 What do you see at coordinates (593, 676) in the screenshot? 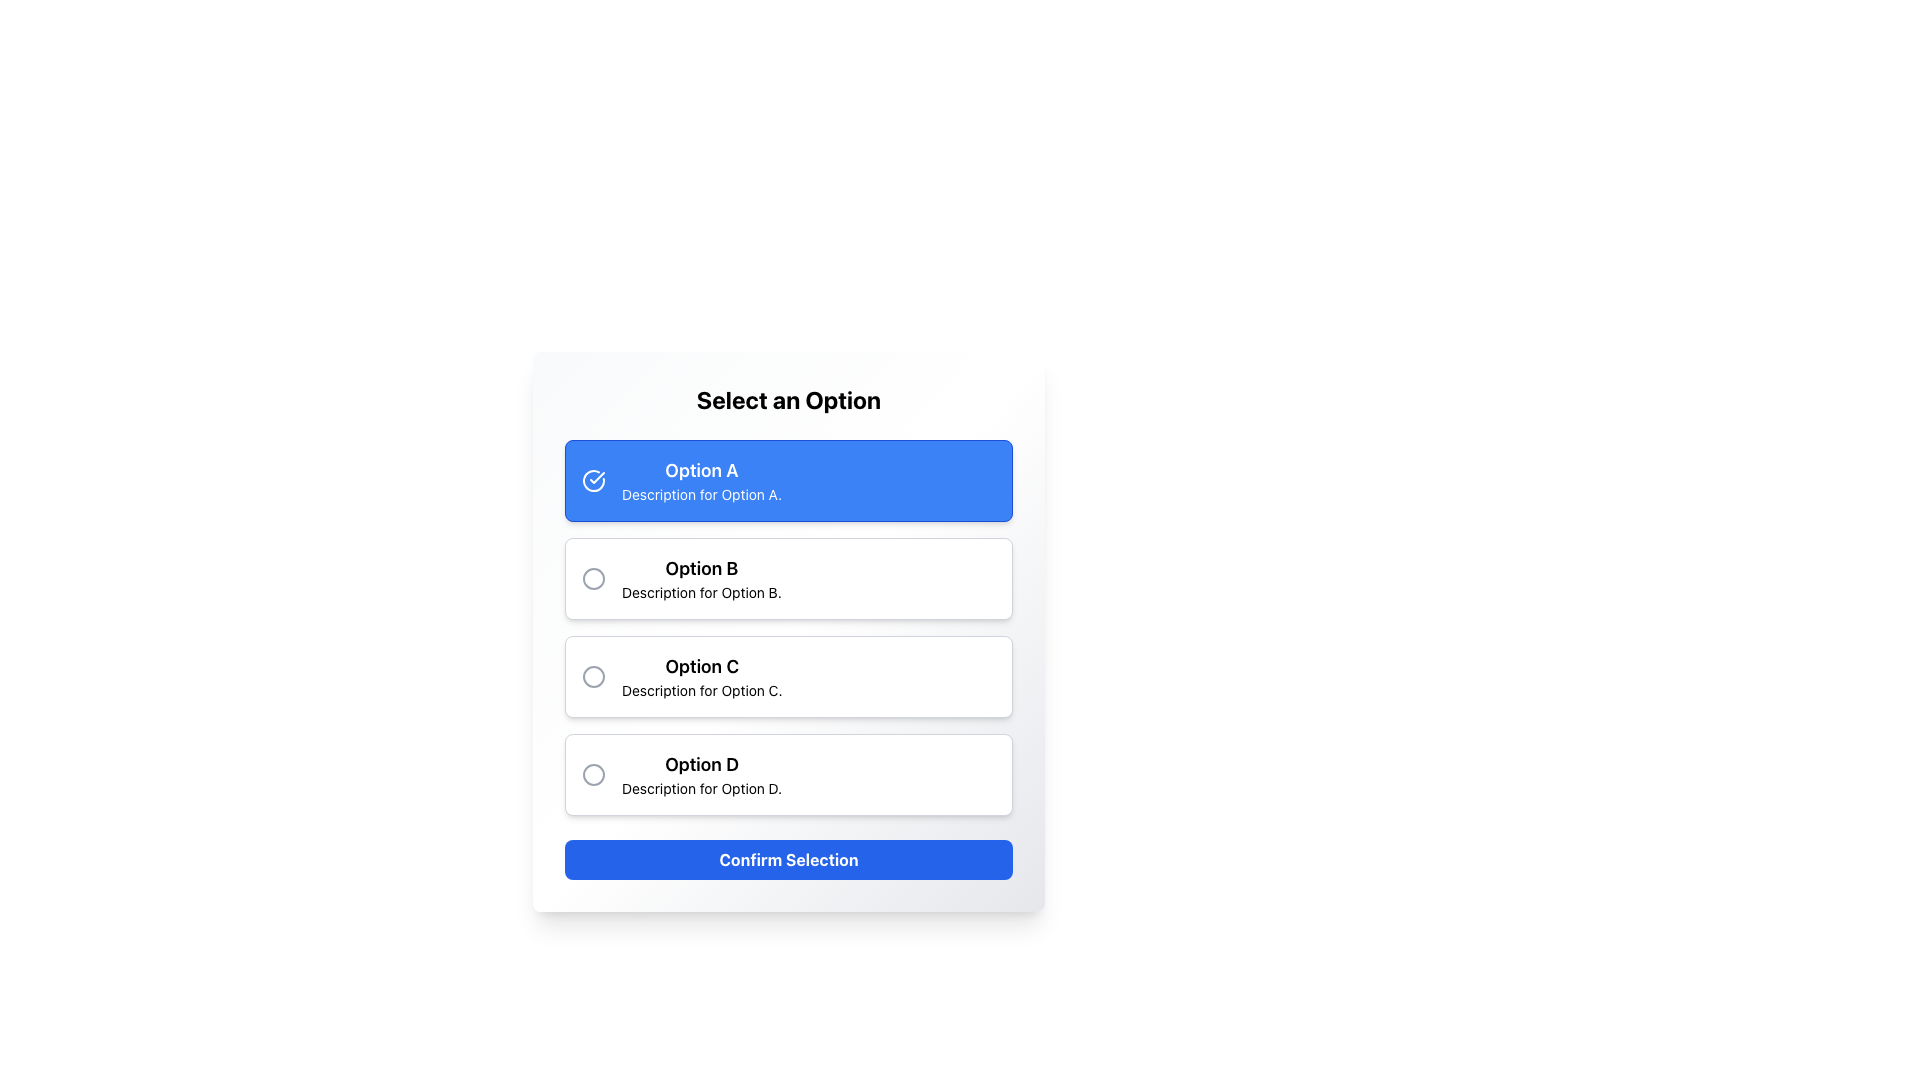
I see `the gray circular icon resembling a radio button located within the selection card for 'Option C'` at bounding box center [593, 676].